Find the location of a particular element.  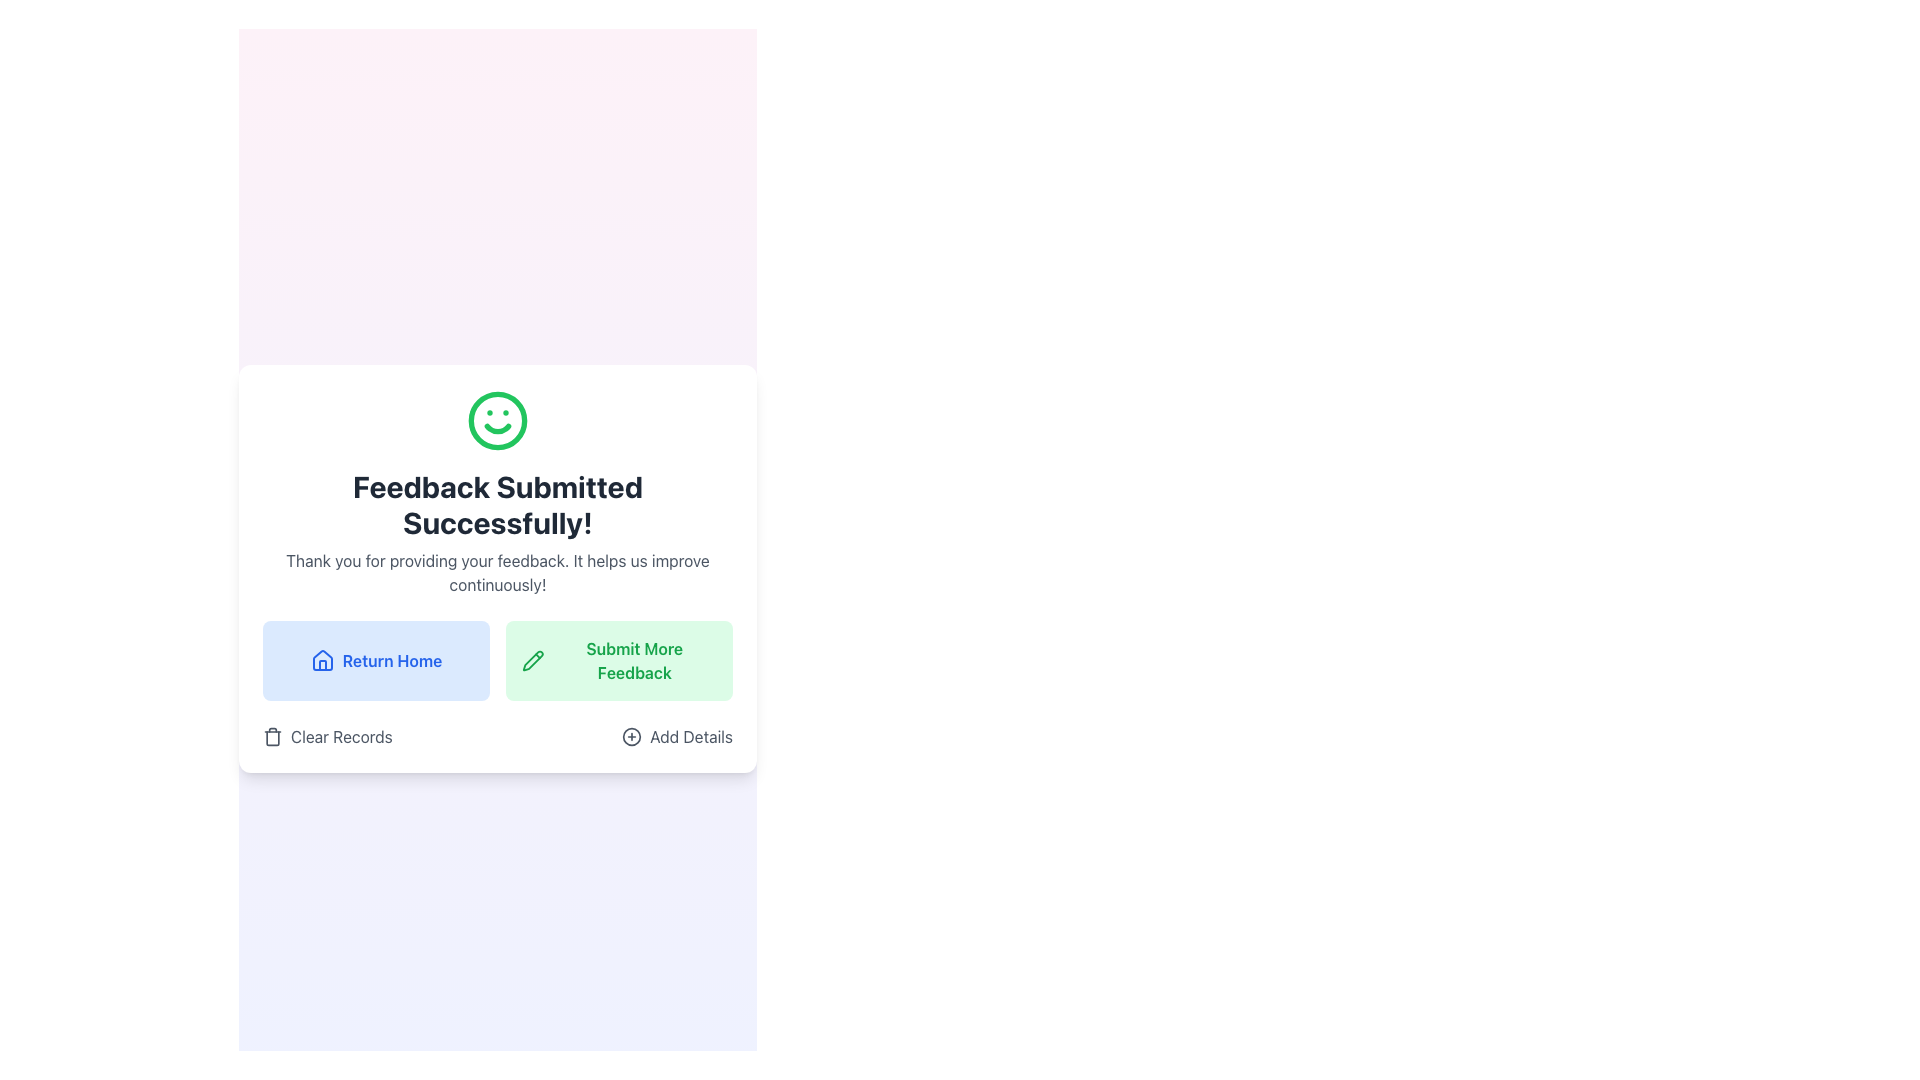

the feedback submission button located on the right side of the two-button grid within a white card interface to observe hover effects is located at coordinates (618, 660).